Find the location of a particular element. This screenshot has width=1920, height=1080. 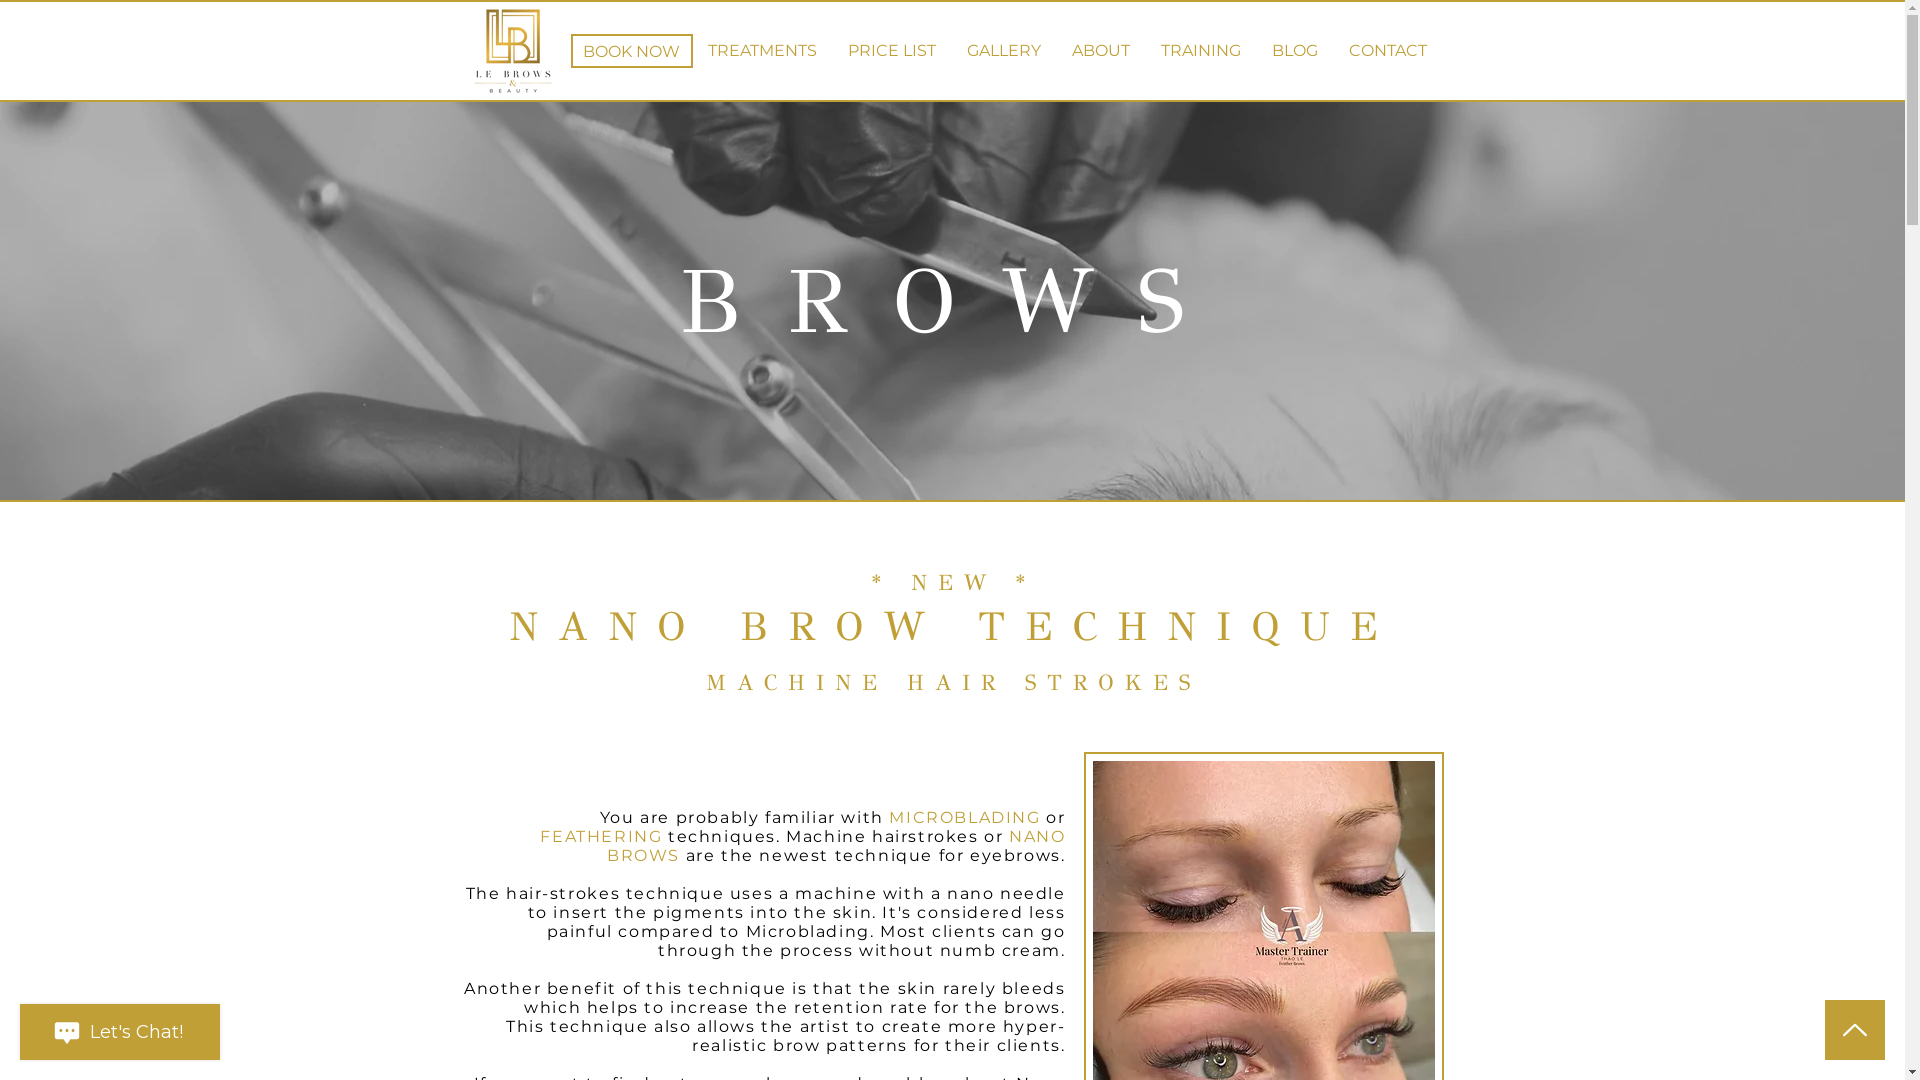

'CONTACT' is located at coordinates (1334, 49).